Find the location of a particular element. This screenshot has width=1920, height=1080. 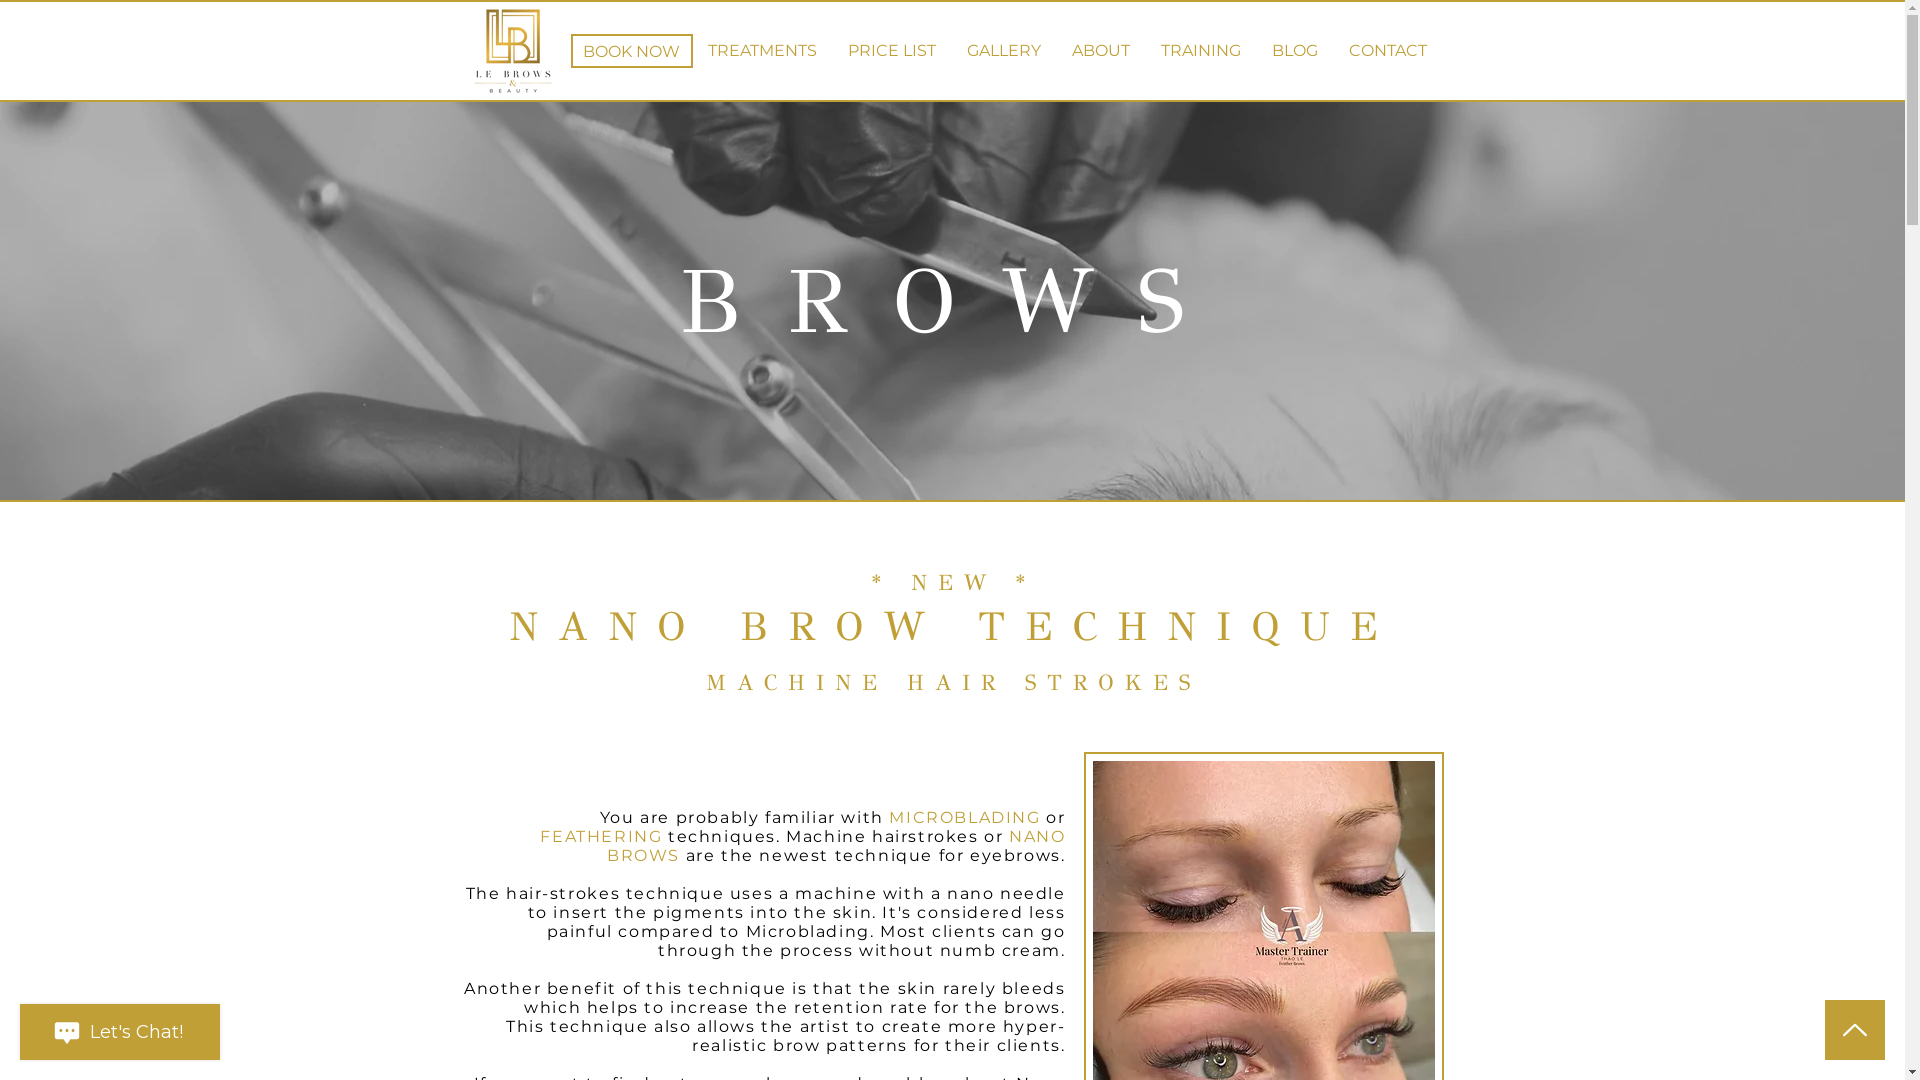

'CONTACT' is located at coordinates (1334, 49).